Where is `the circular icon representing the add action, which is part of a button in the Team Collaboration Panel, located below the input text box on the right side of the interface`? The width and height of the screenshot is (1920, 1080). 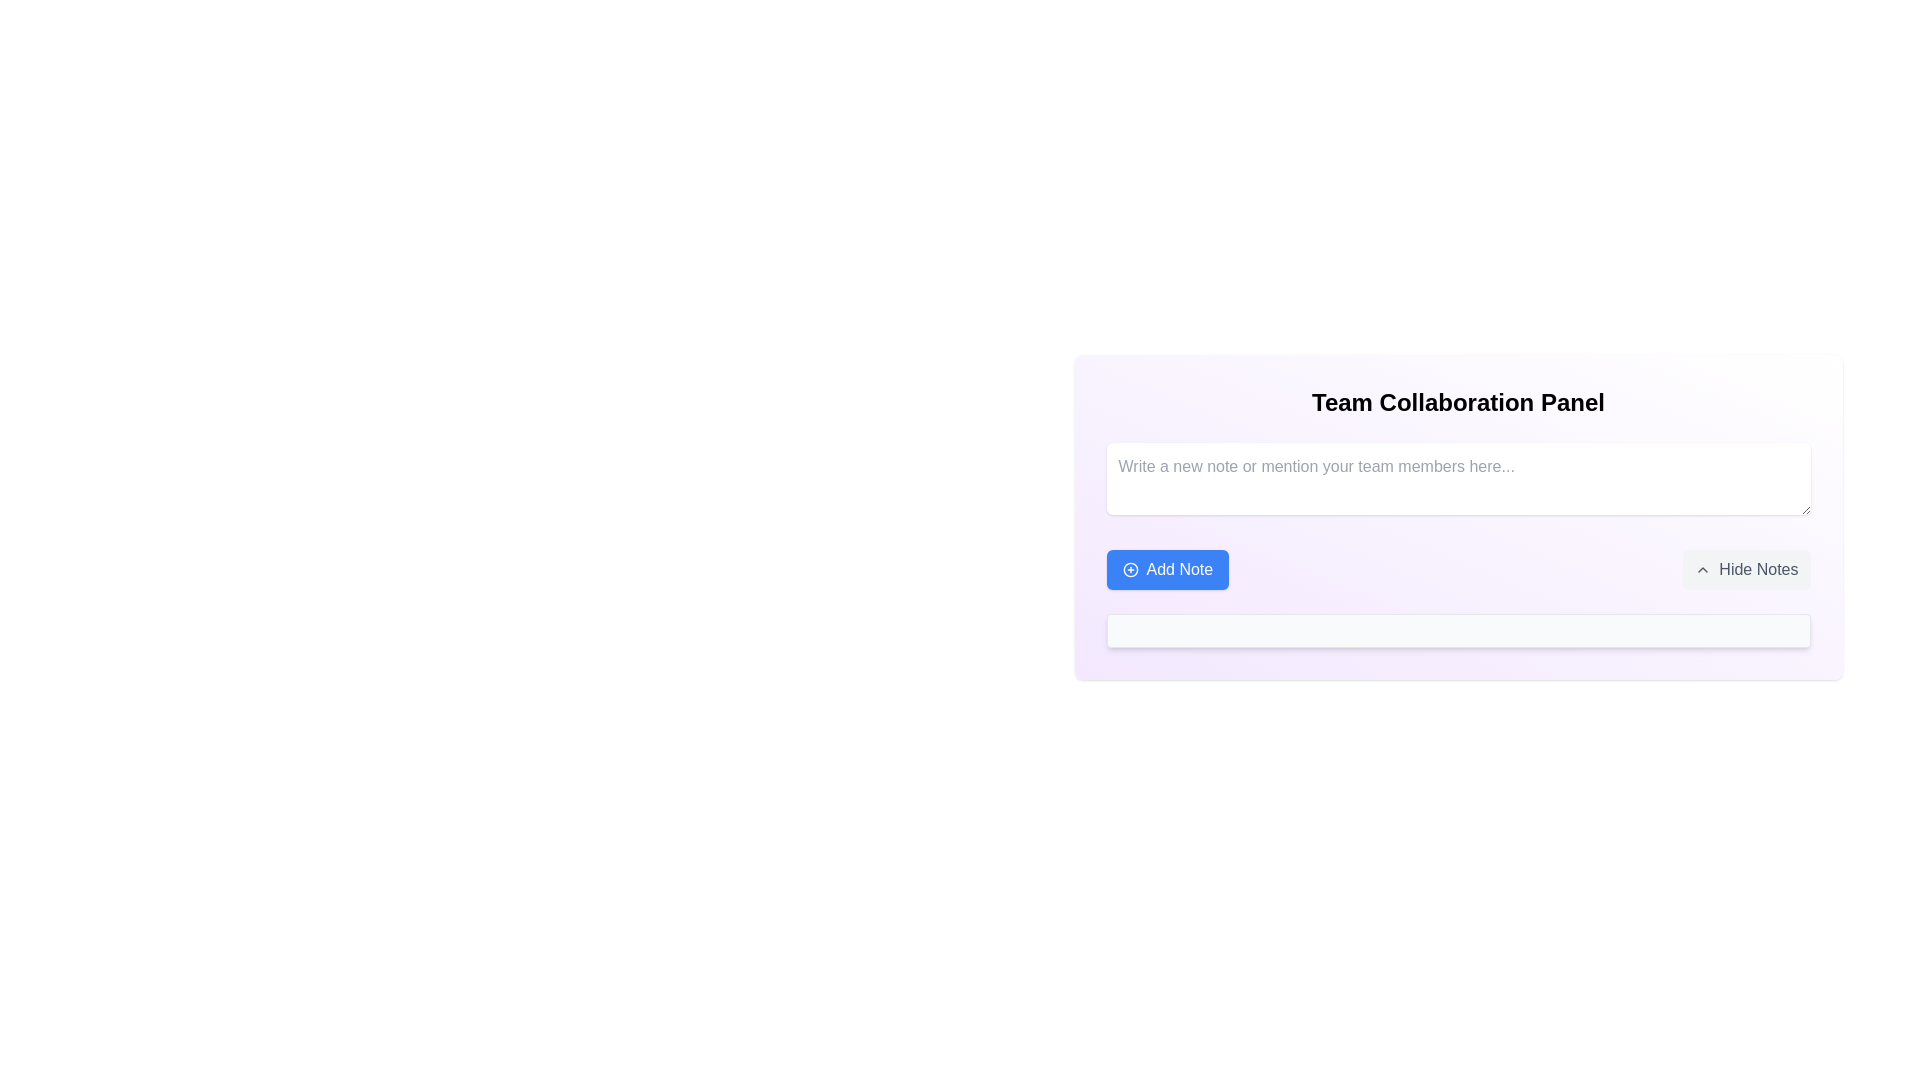
the circular icon representing the add action, which is part of a button in the Team Collaboration Panel, located below the input text box on the right side of the interface is located at coordinates (1130, 570).